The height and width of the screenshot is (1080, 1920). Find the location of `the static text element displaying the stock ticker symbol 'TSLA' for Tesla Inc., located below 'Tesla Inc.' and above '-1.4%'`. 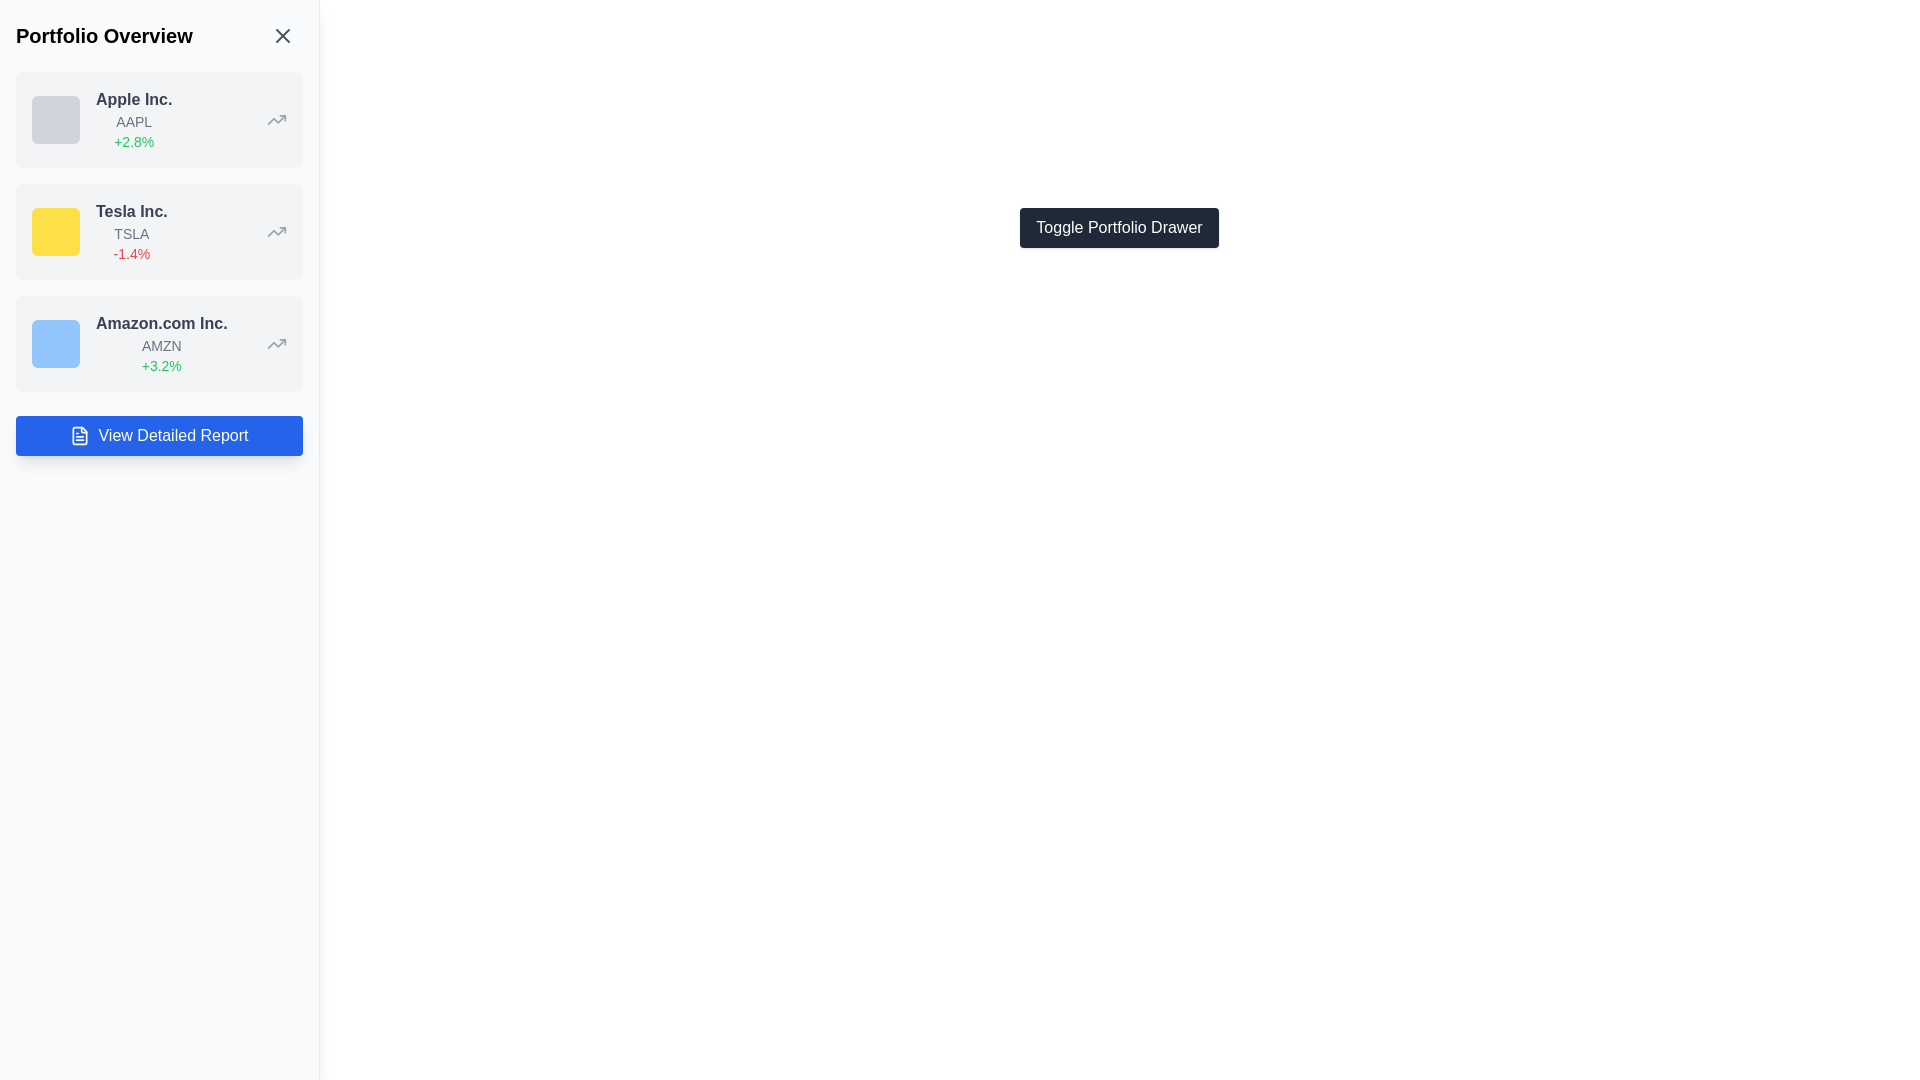

the static text element displaying the stock ticker symbol 'TSLA' for Tesla Inc., located below 'Tesla Inc.' and above '-1.4%' is located at coordinates (130, 233).